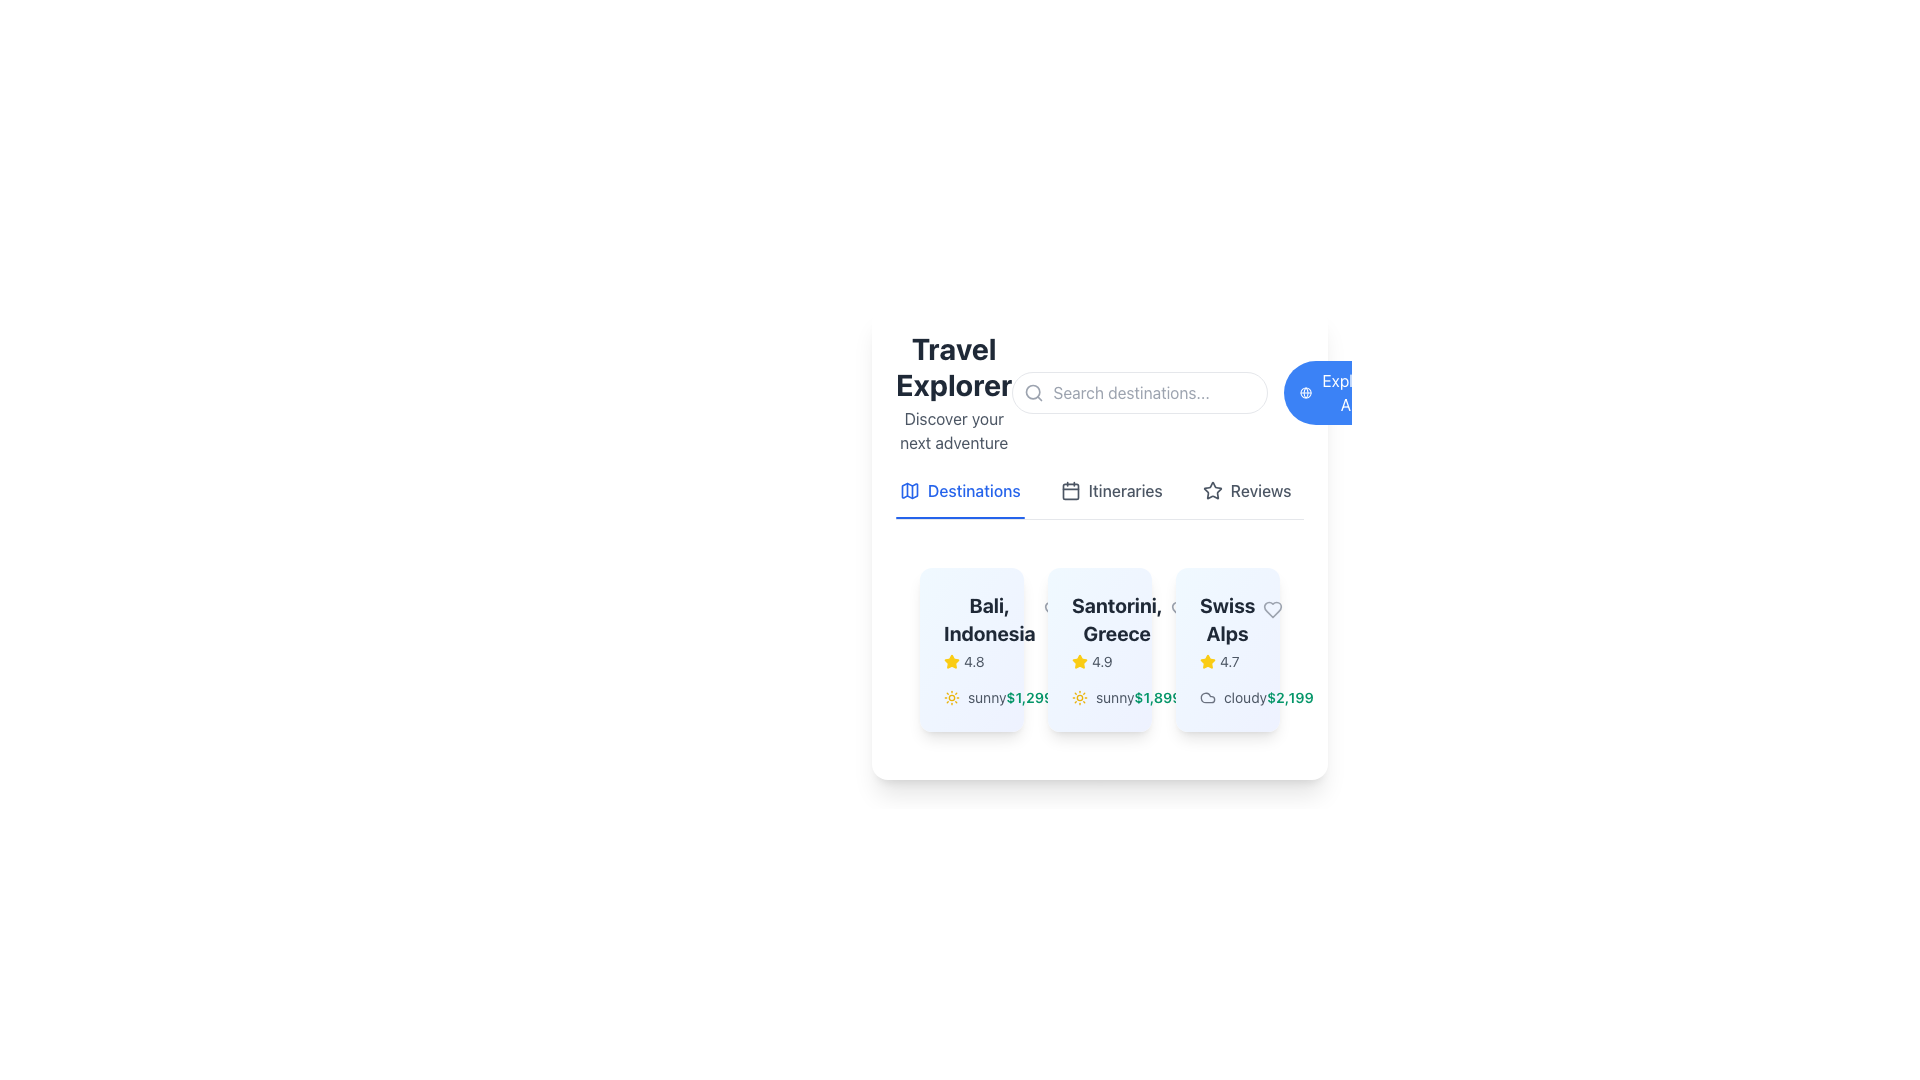  What do you see at coordinates (960, 497) in the screenshot?
I see `the 'Destinations' interactive text link with a map icon, which is the first menu item in the navigation bar, to potentially reveal additional information` at bounding box center [960, 497].